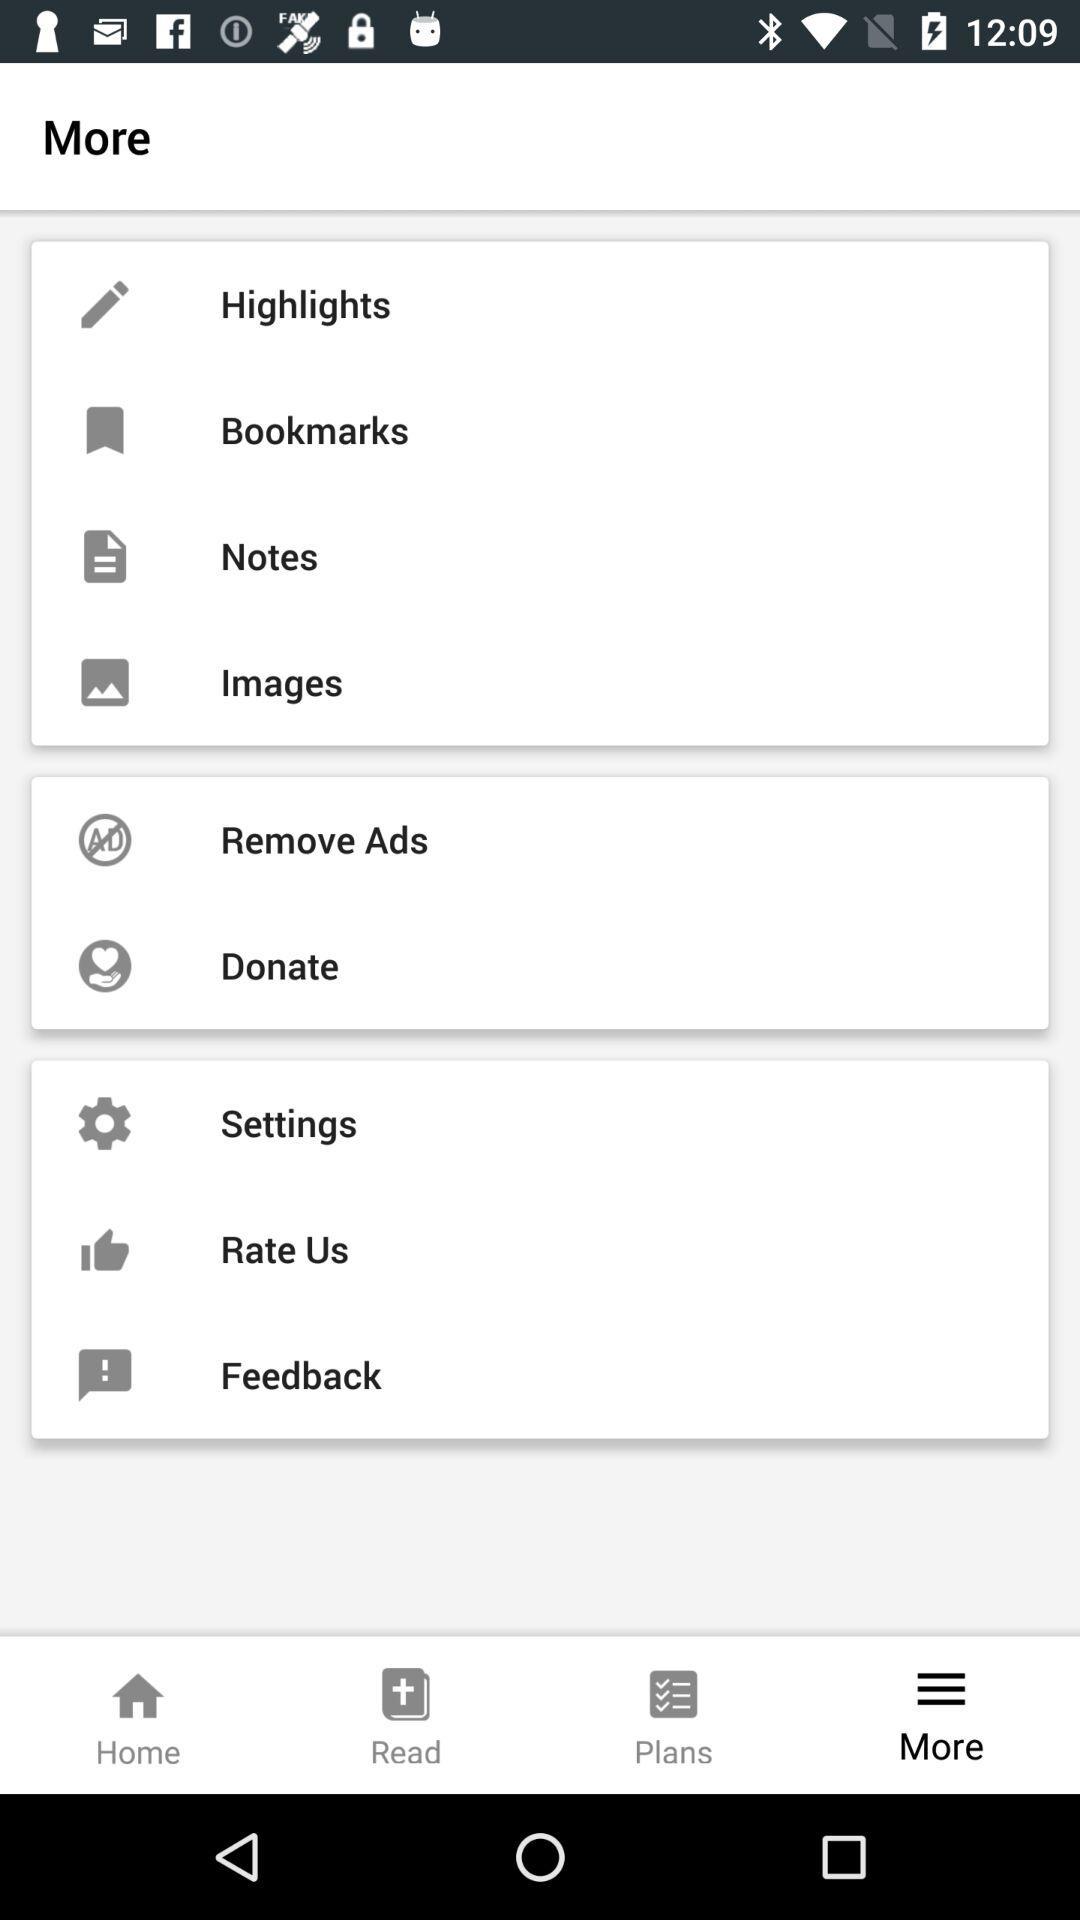 This screenshot has height=1920, width=1080. I want to click on rate us, so click(540, 1248).